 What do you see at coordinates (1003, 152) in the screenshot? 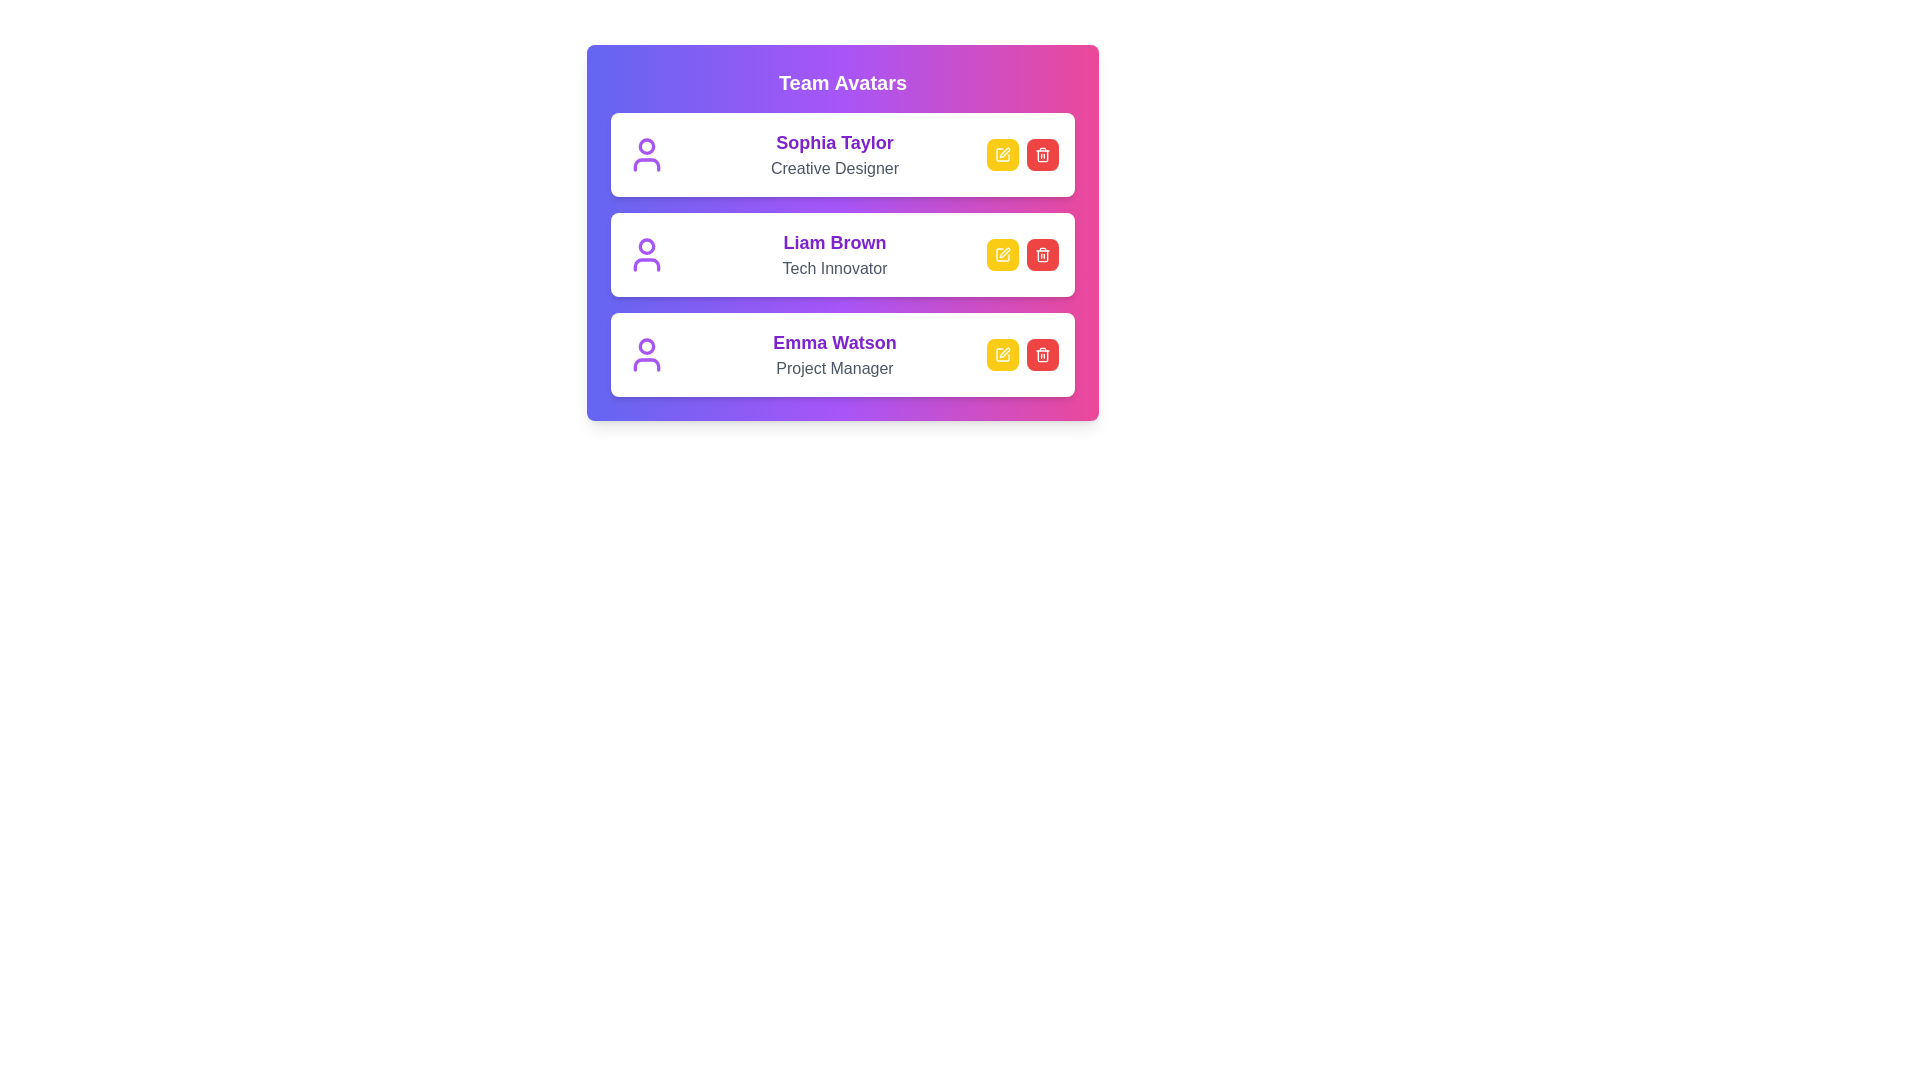
I see `the edit icon (pen) located next to the trash can icon for the individual 'Sophia Taylor' to initiate editing` at bounding box center [1003, 152].